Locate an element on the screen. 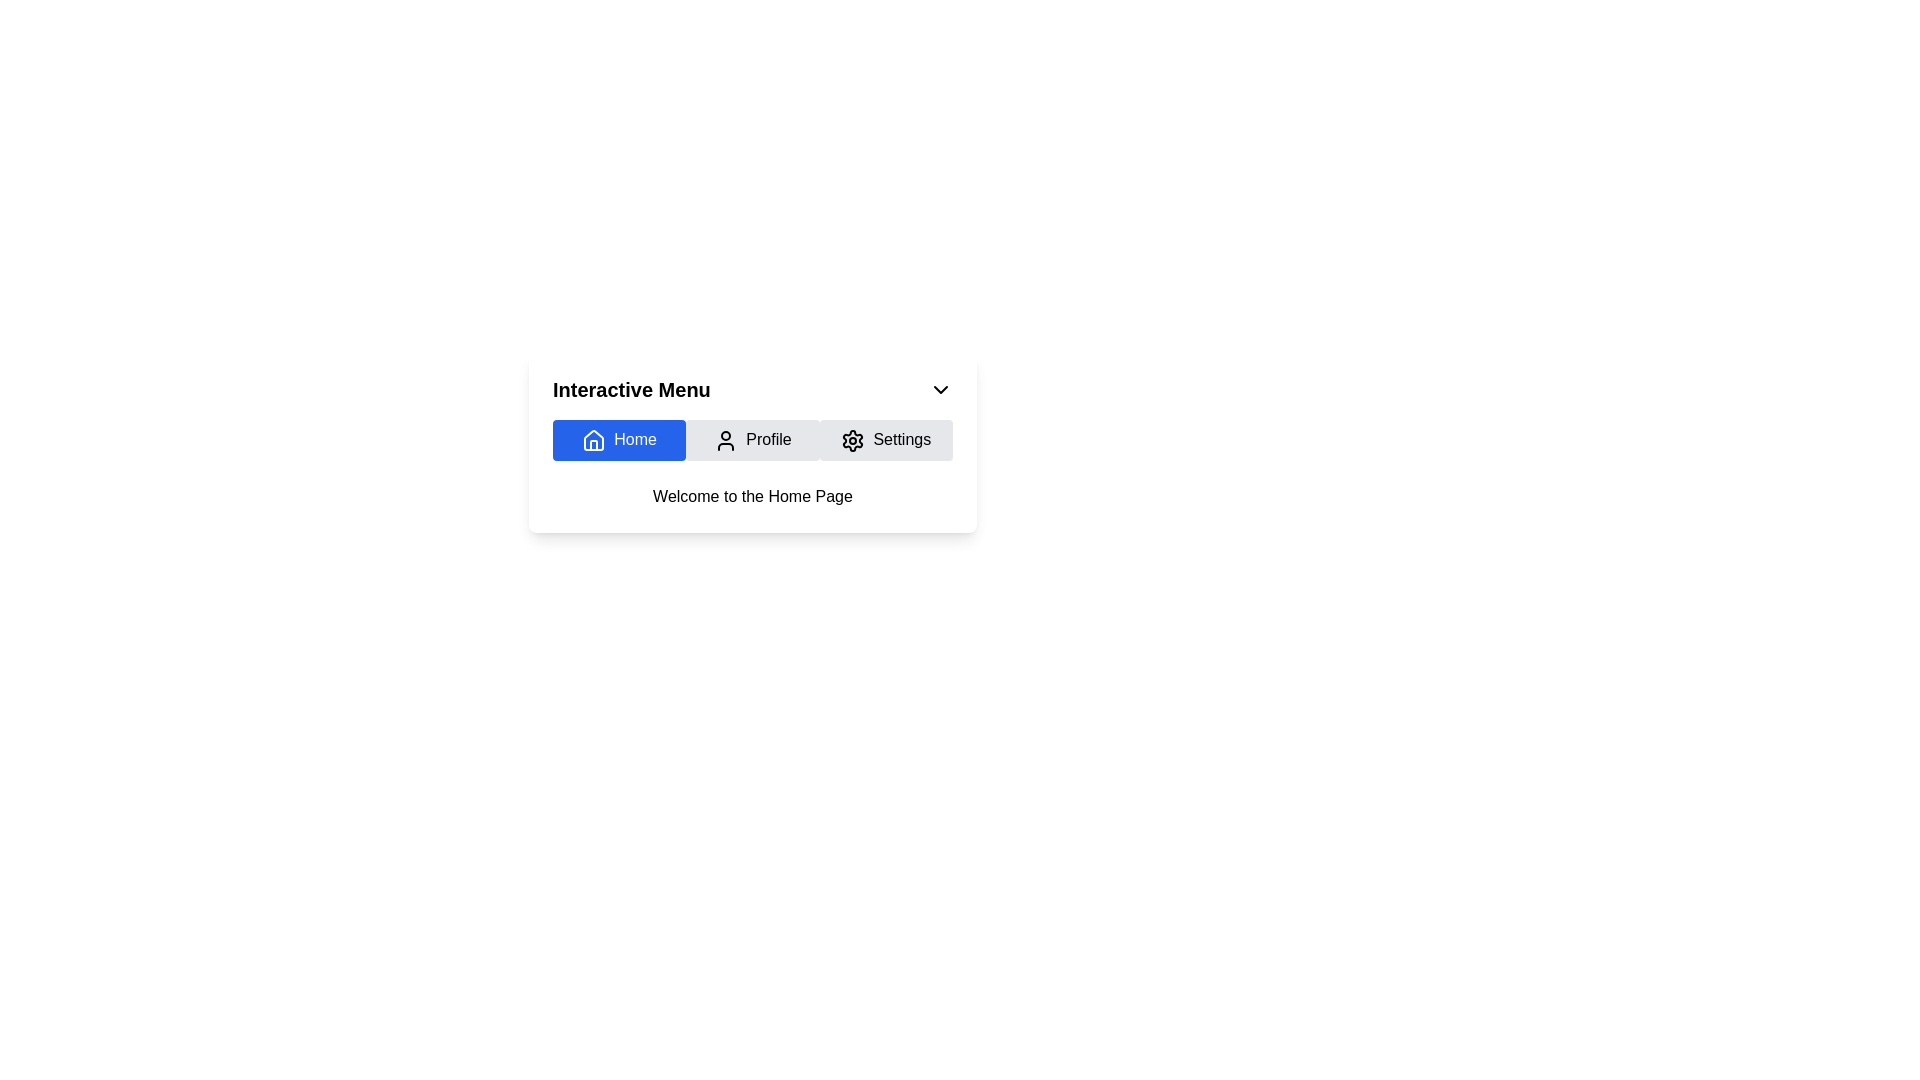 This screenshot has height=1080, width=1920. the home navigation button located at the top left of the interactive menu to observe any hover effects is located at coordinates (618, 439).